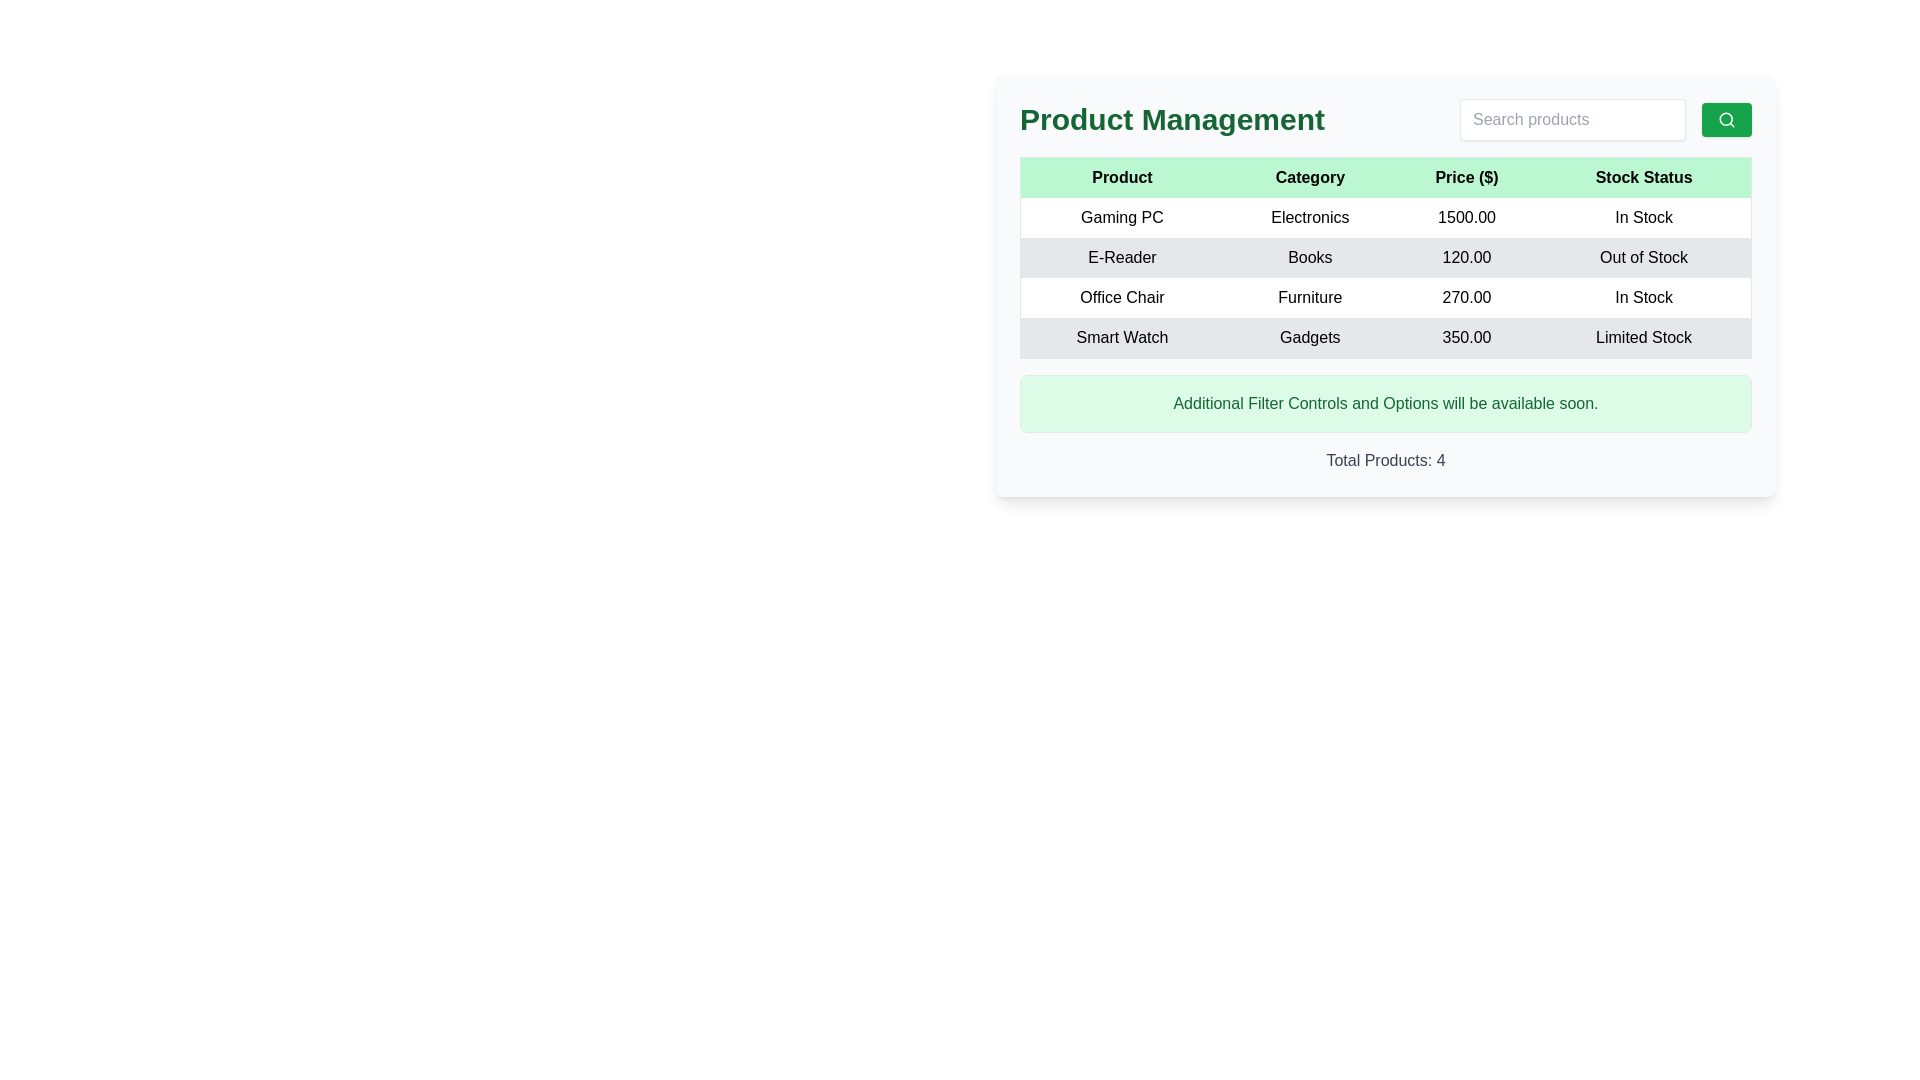  What do you see at coordinates (1385, 257) in the screenshot?
I see `the table row representing the product entry for 'E-Reader', which includes details such as its category 'Books', price '120.00', and availability 'Out of Stock'` at bounding box center [1385, 257].